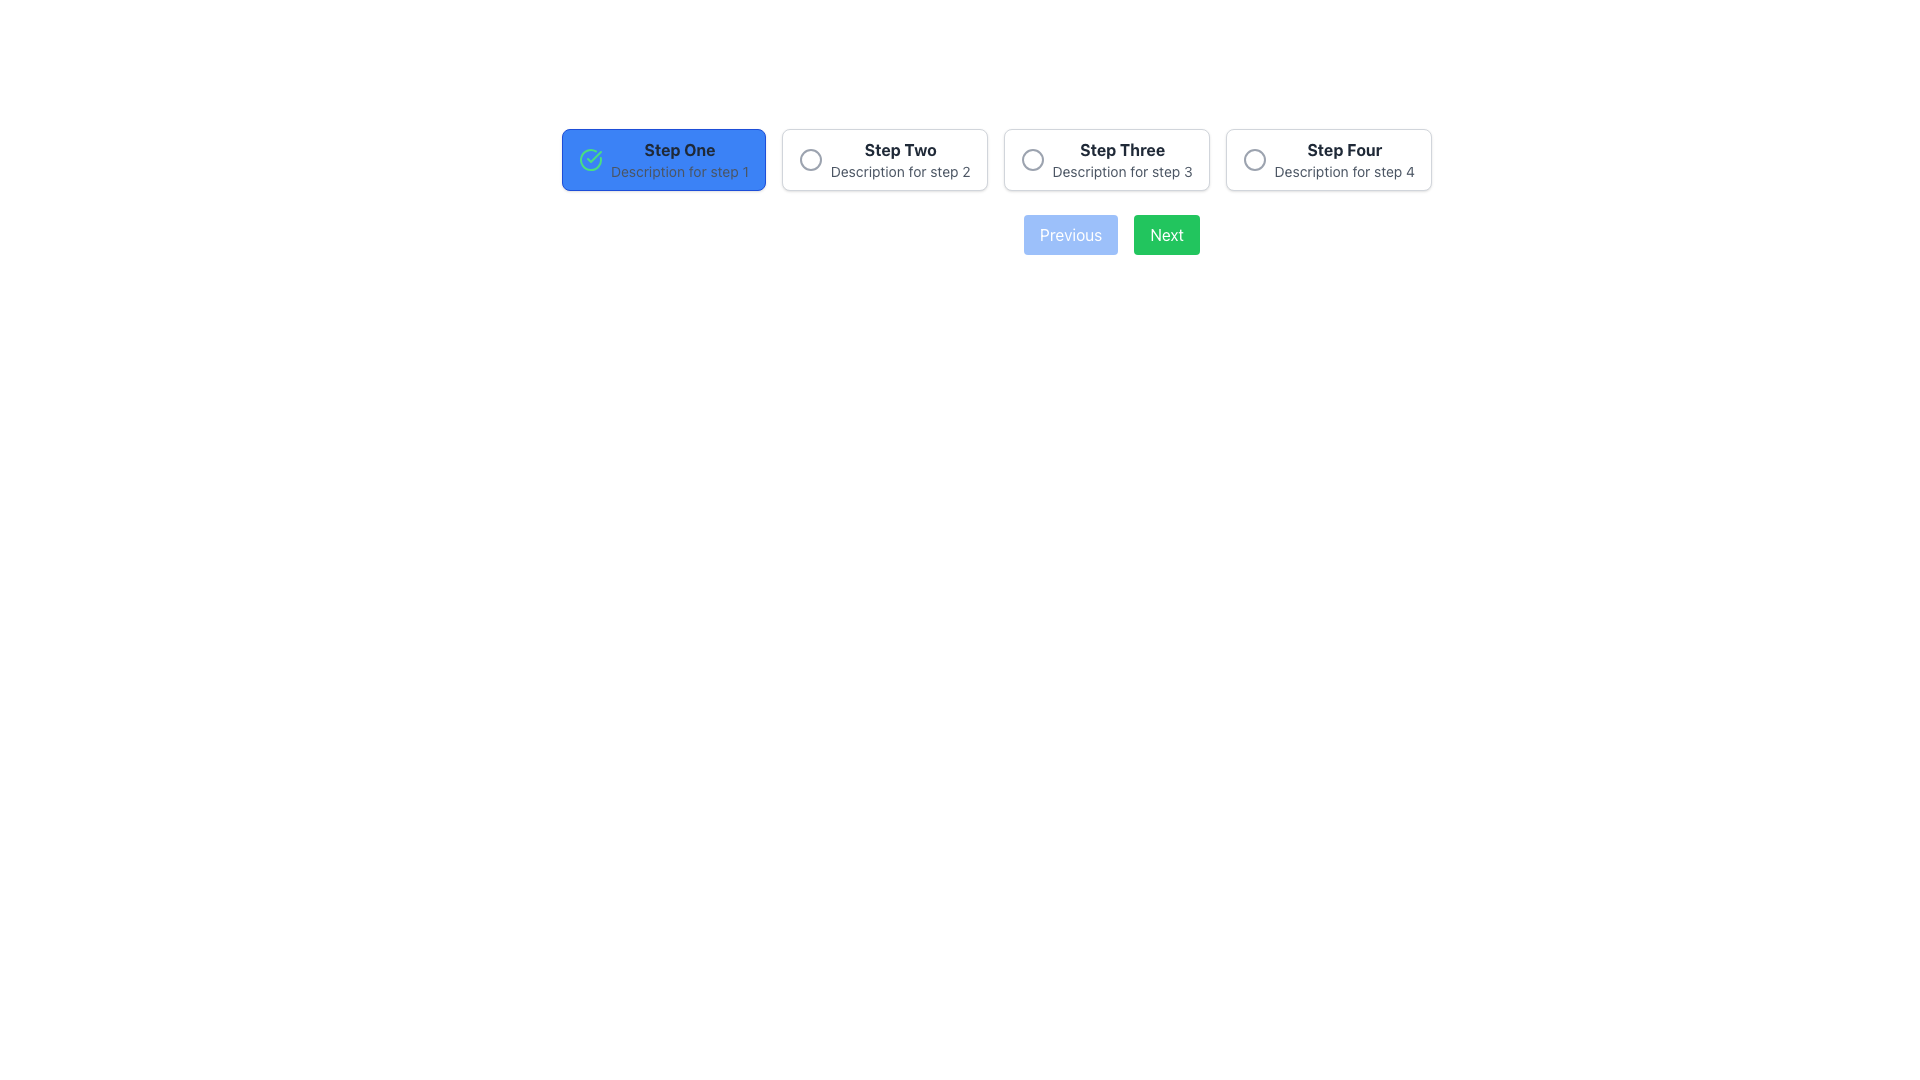 This screenshot has width=1920, height=1080. What do you see at coordinates (1344, 149) in the screenshot?
I see `the Text Label that serves as a title for the fourth step in the sequential navigation component, positioned above the text 'Description for step 4'` at bounding box center [1344, 149].